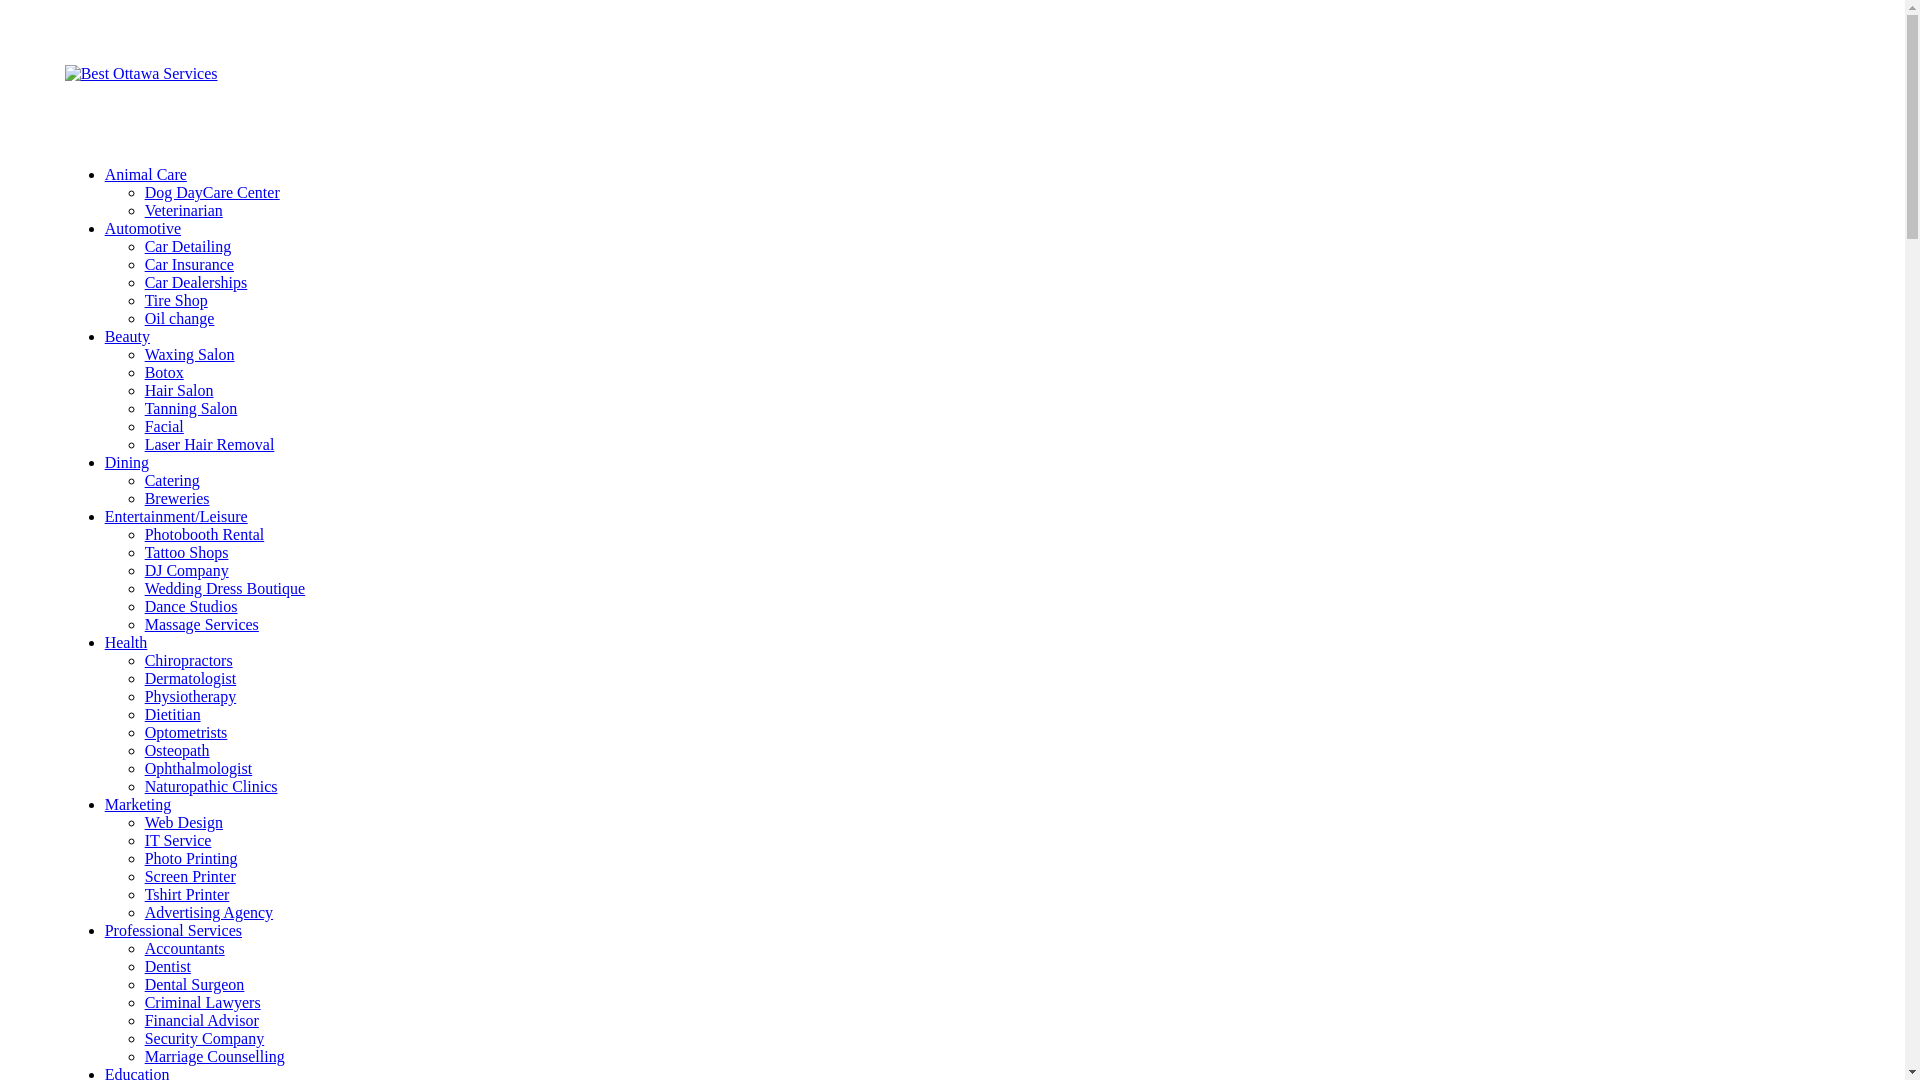 The width and height of the screenshot is (1920, 1080). What do you see at coordinates (173, 930) in the screenshot?
I see `'Professional Services'` at bounding box center [173, 930].